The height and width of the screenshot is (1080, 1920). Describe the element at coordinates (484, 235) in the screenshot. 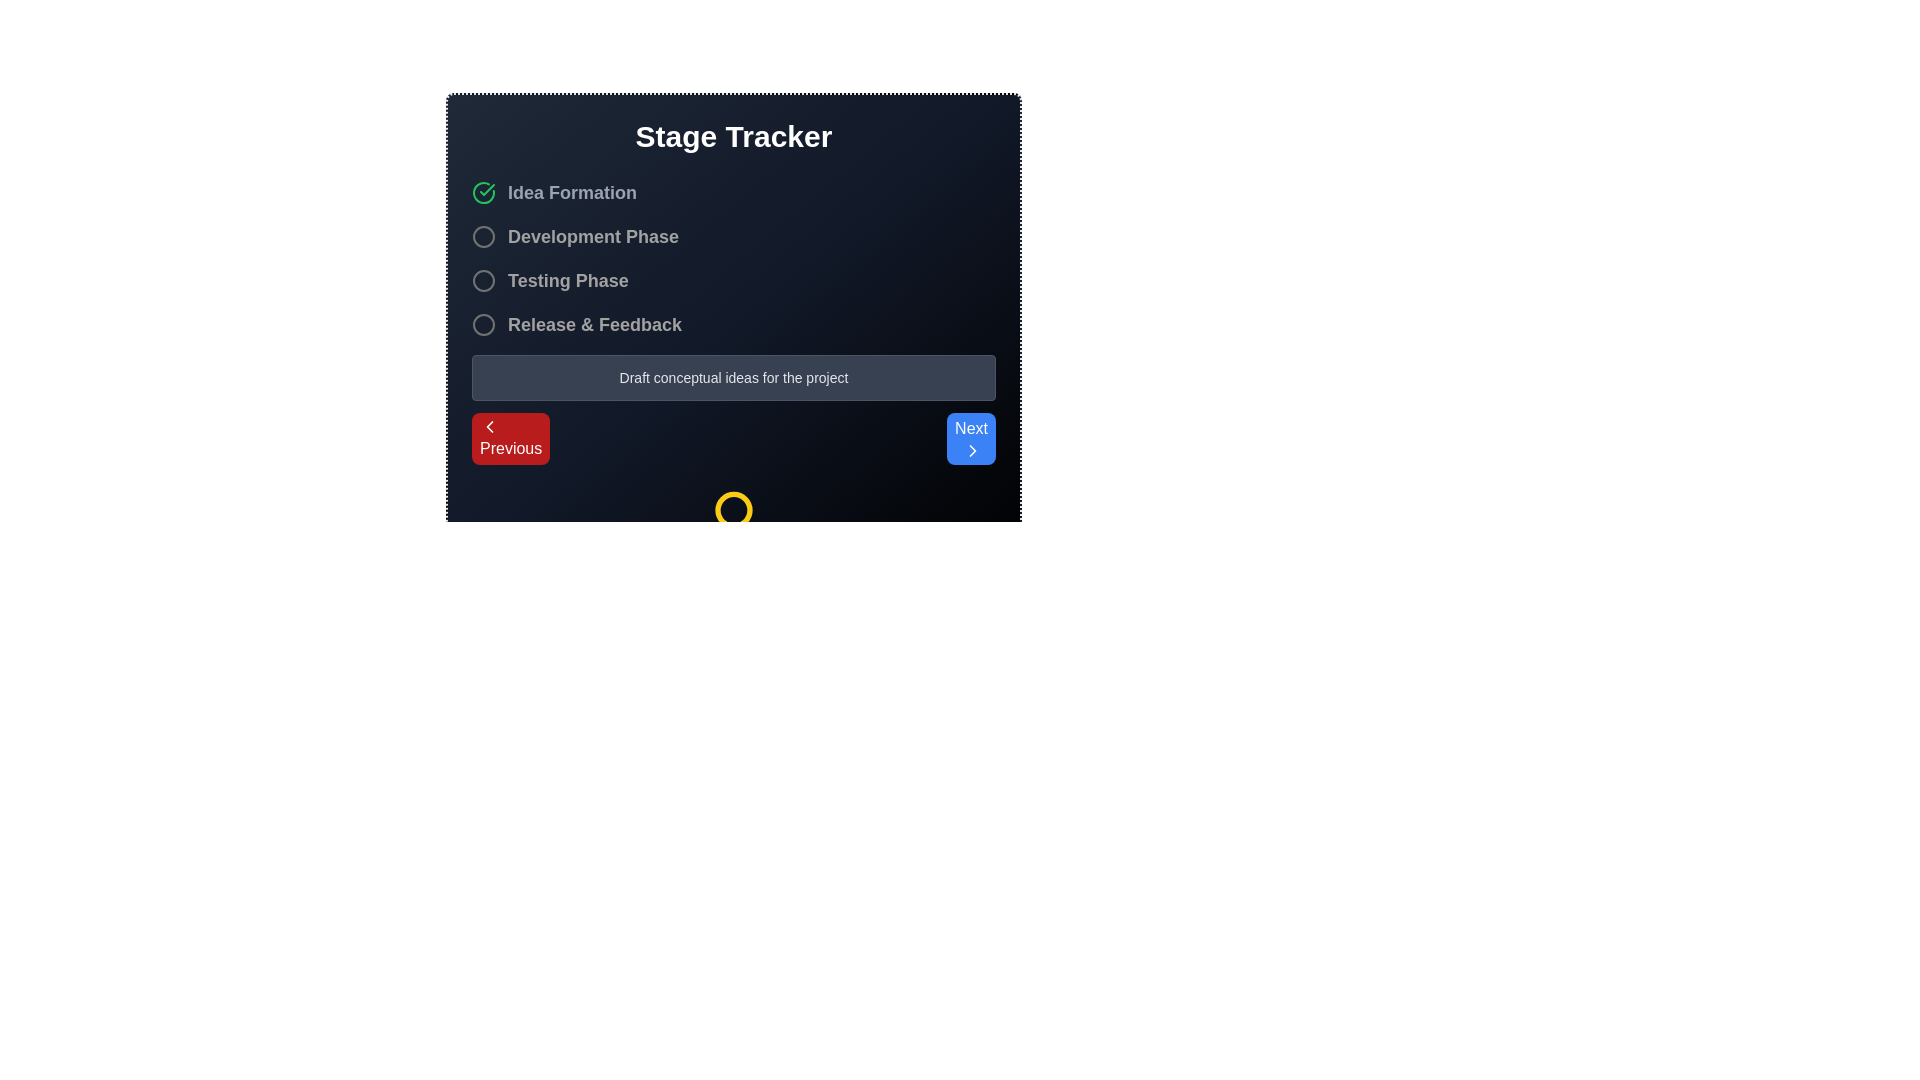

I see `the circular radio button with a gray outline to the left of the 'Development Phase' label` at that location.